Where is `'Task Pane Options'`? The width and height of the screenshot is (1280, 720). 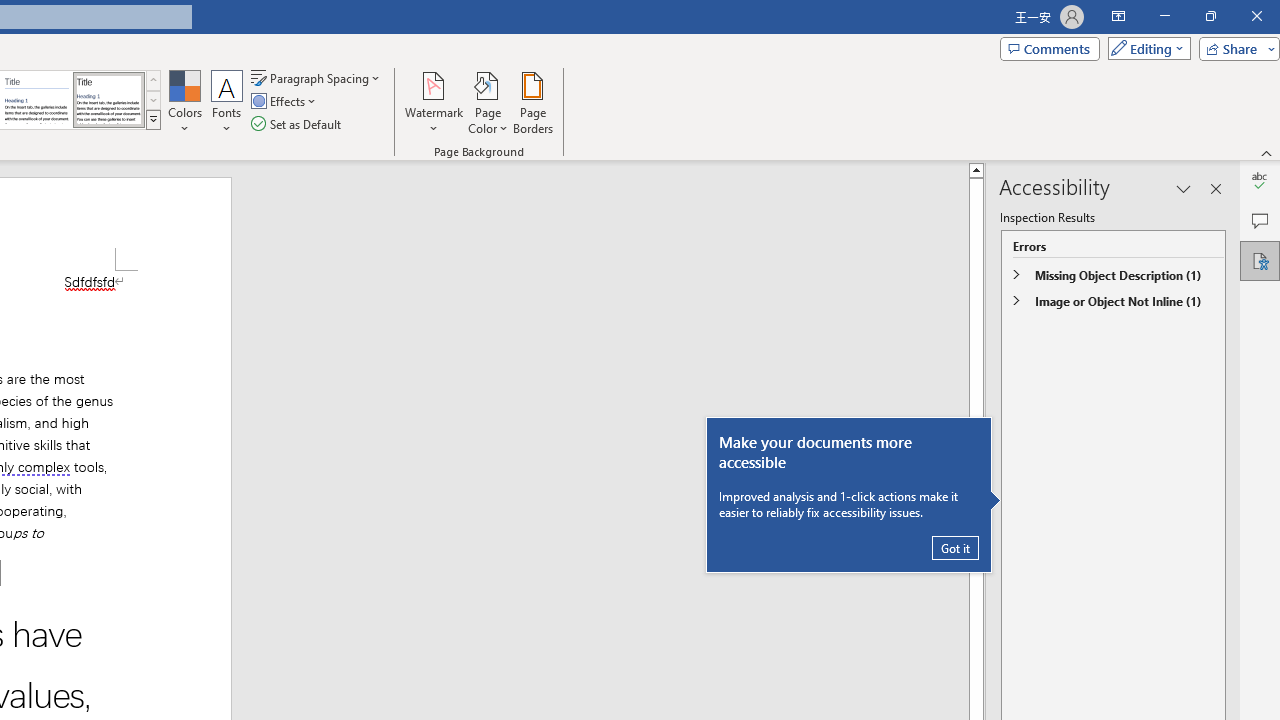 'Task Pane Options' is located at coordinates (1184, 189).